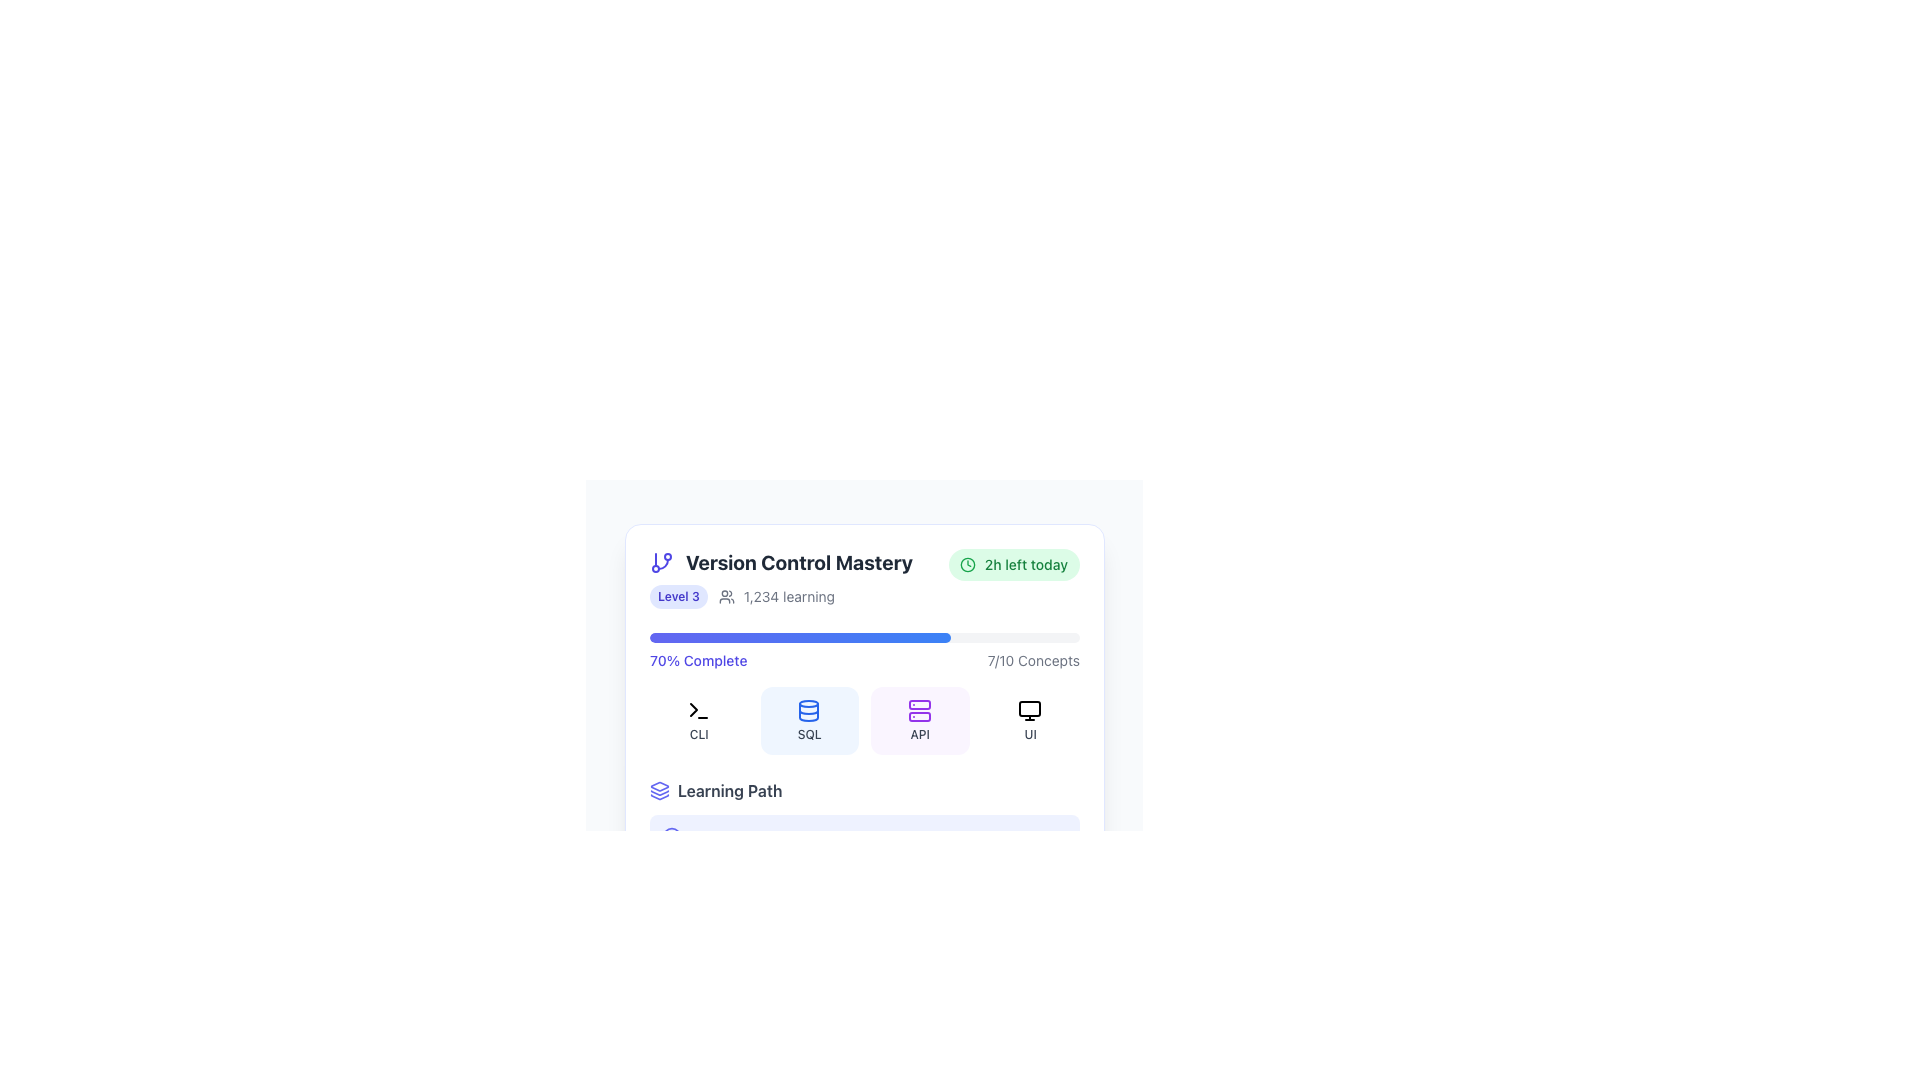 The width and height of the screenshot is (1920, 1080). Describe the element at coordinates (726, 596) in the screenshot. I see `the icon representing a group of people, which is located directly to the left of the text '1,234 learning'` at that location.